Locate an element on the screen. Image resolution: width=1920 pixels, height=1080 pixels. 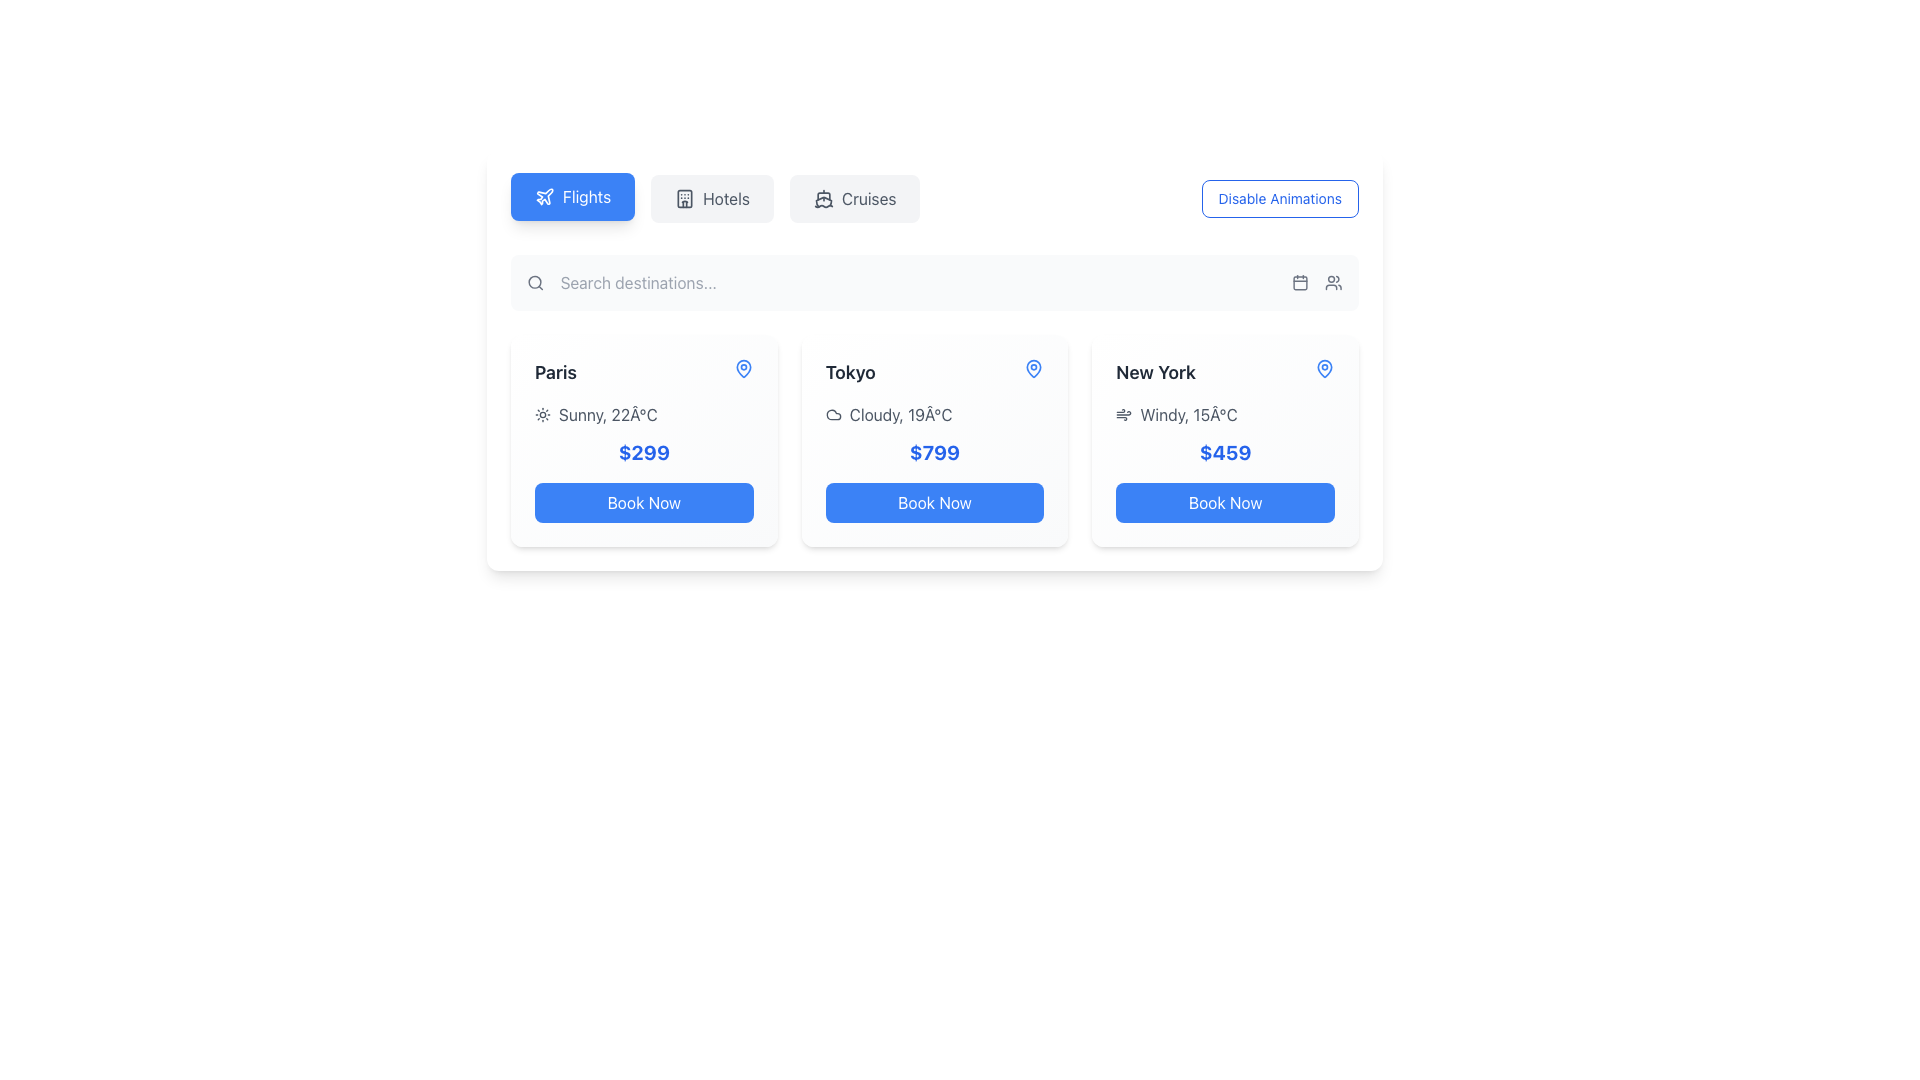
the user-related feature icon located in the upper-right portion of the toolbar is located at coordinates (1334, 282).